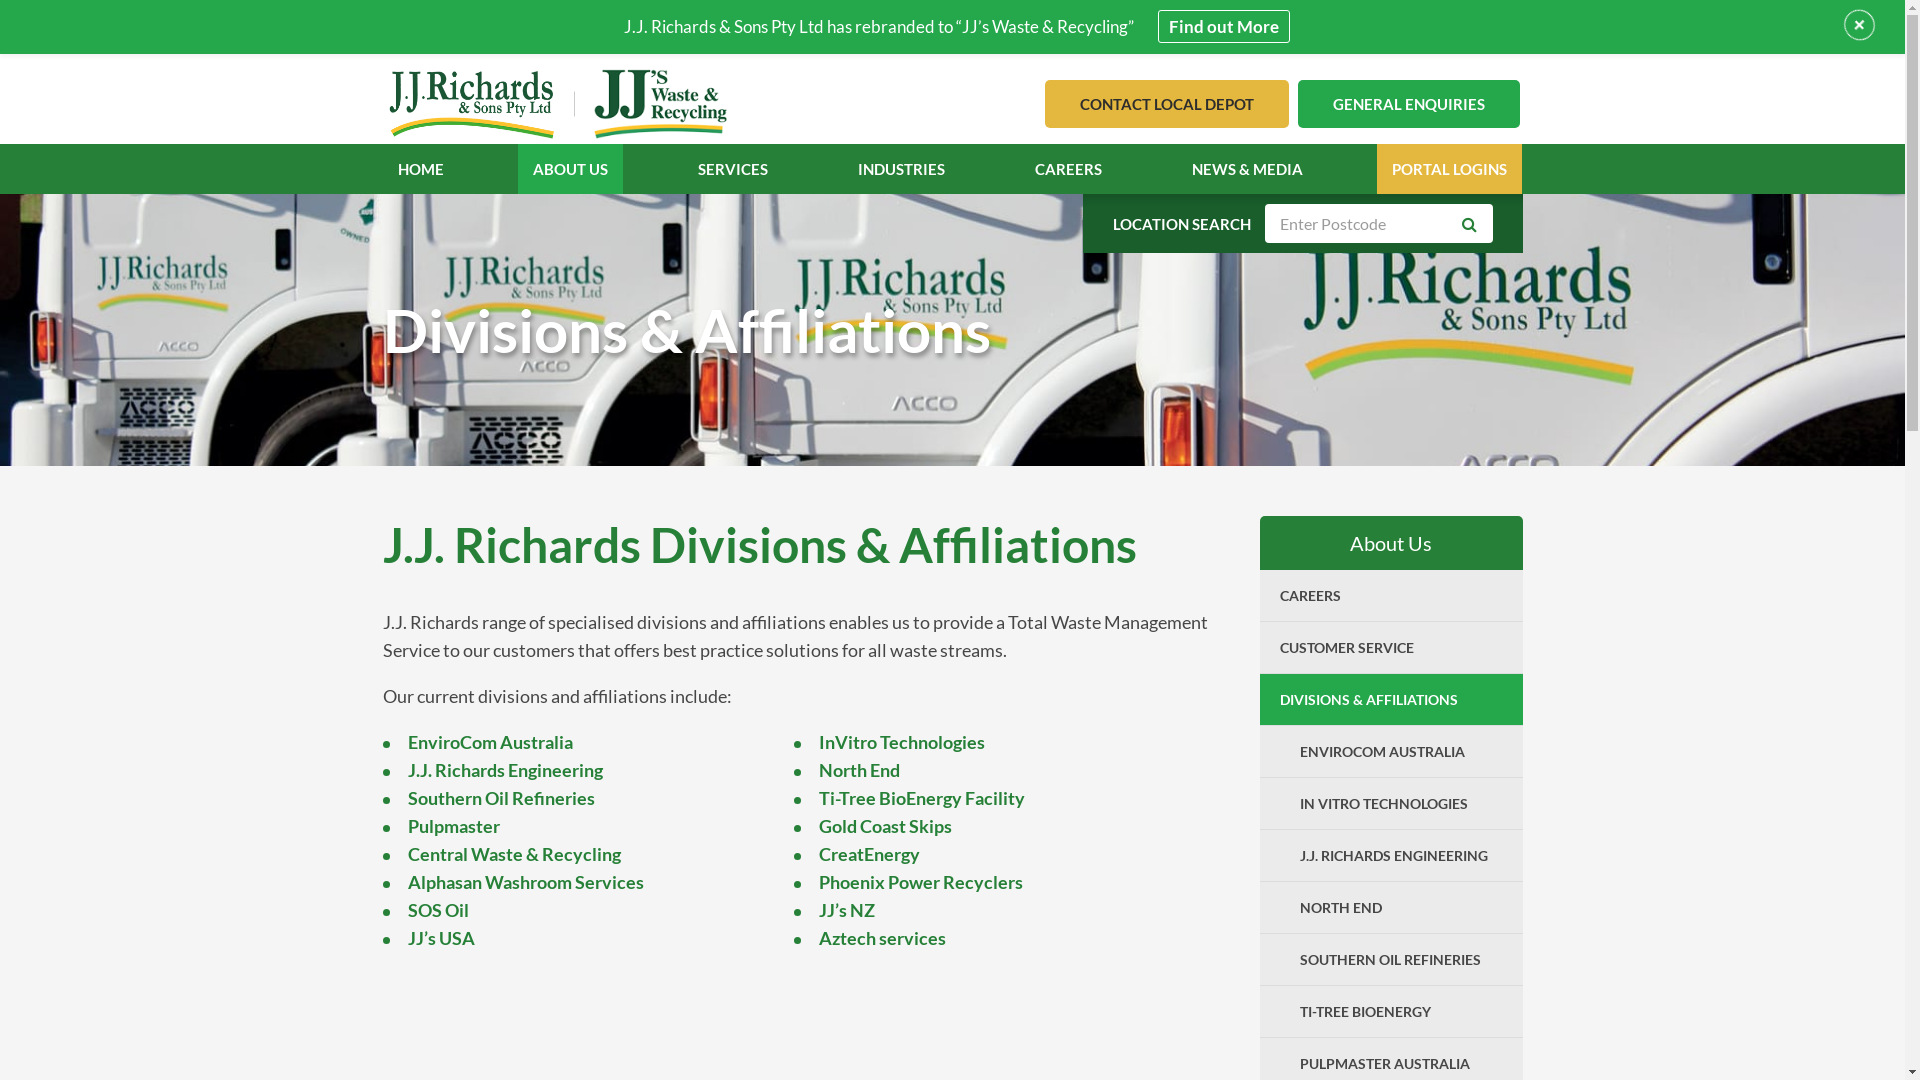  What do you see at coordinates (1400, 802) in the screenshot?
I see `'IN VITRO TECHNOLOGIES'` at bounding box center [1400, 802].